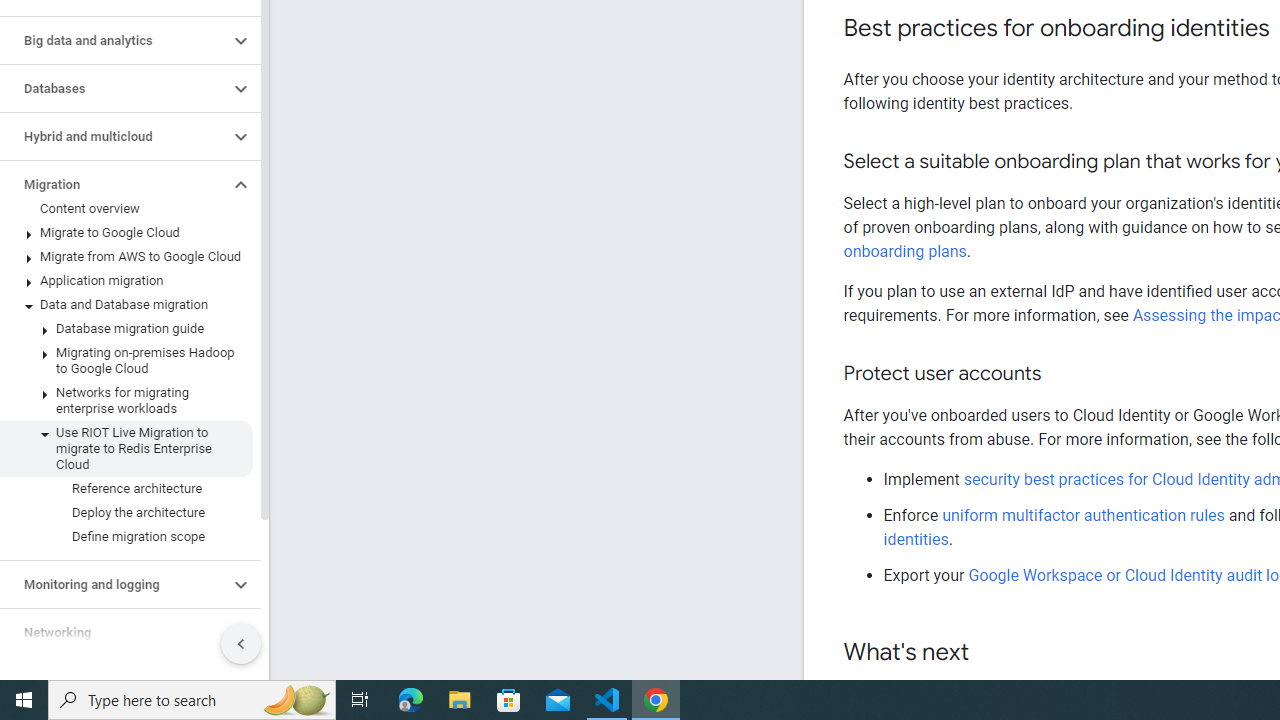 Image resolution: width=1280 pixels, height=720 pixels. What do you see at coordinates (1084, 514) in the screenshot?
I see `'uniform multifactor authentication rules '` at bounding box center [1084, 514].